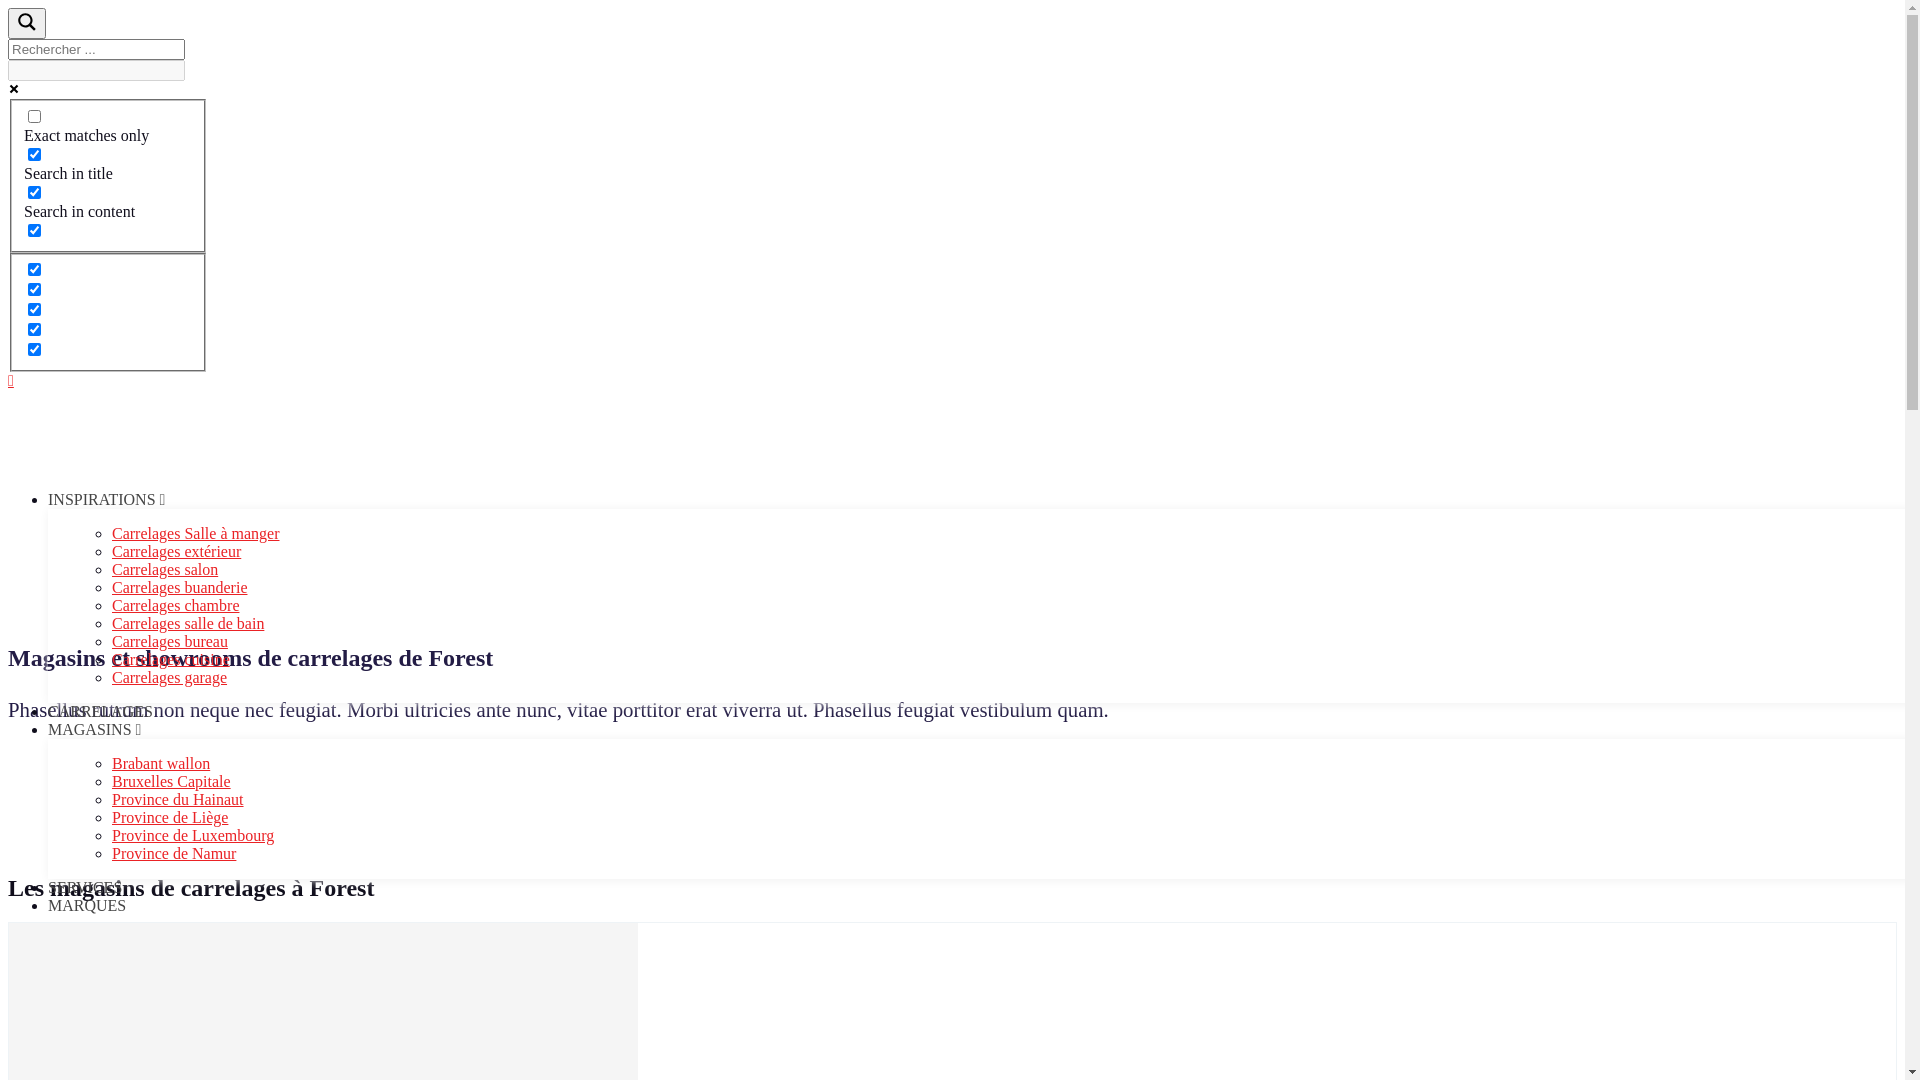 Image resolution: width=1920 pixels, height=1080 pixels. What do you see at coordinates (84, 886) in the screenshot?
I see `'SERVICES'` at bounding box center [84, 886].